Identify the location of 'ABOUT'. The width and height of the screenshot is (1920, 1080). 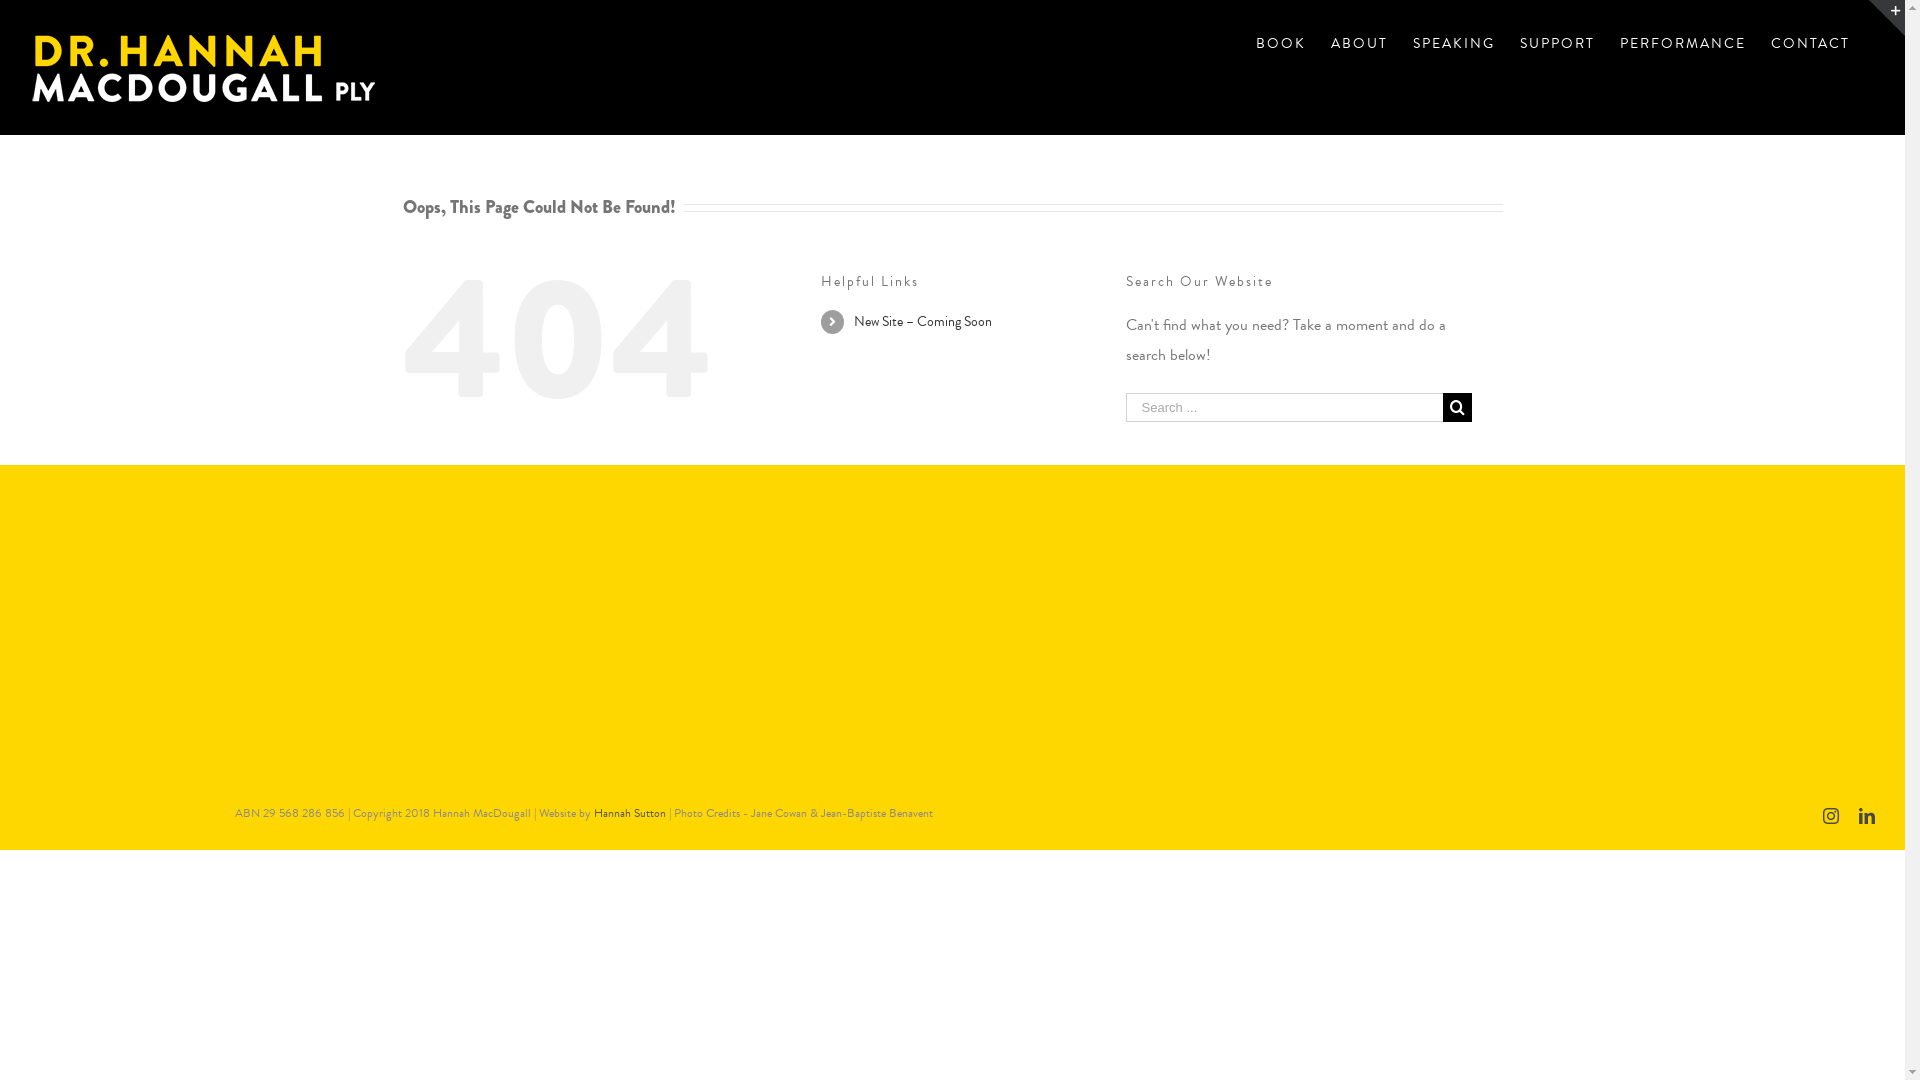
(1359, 42).